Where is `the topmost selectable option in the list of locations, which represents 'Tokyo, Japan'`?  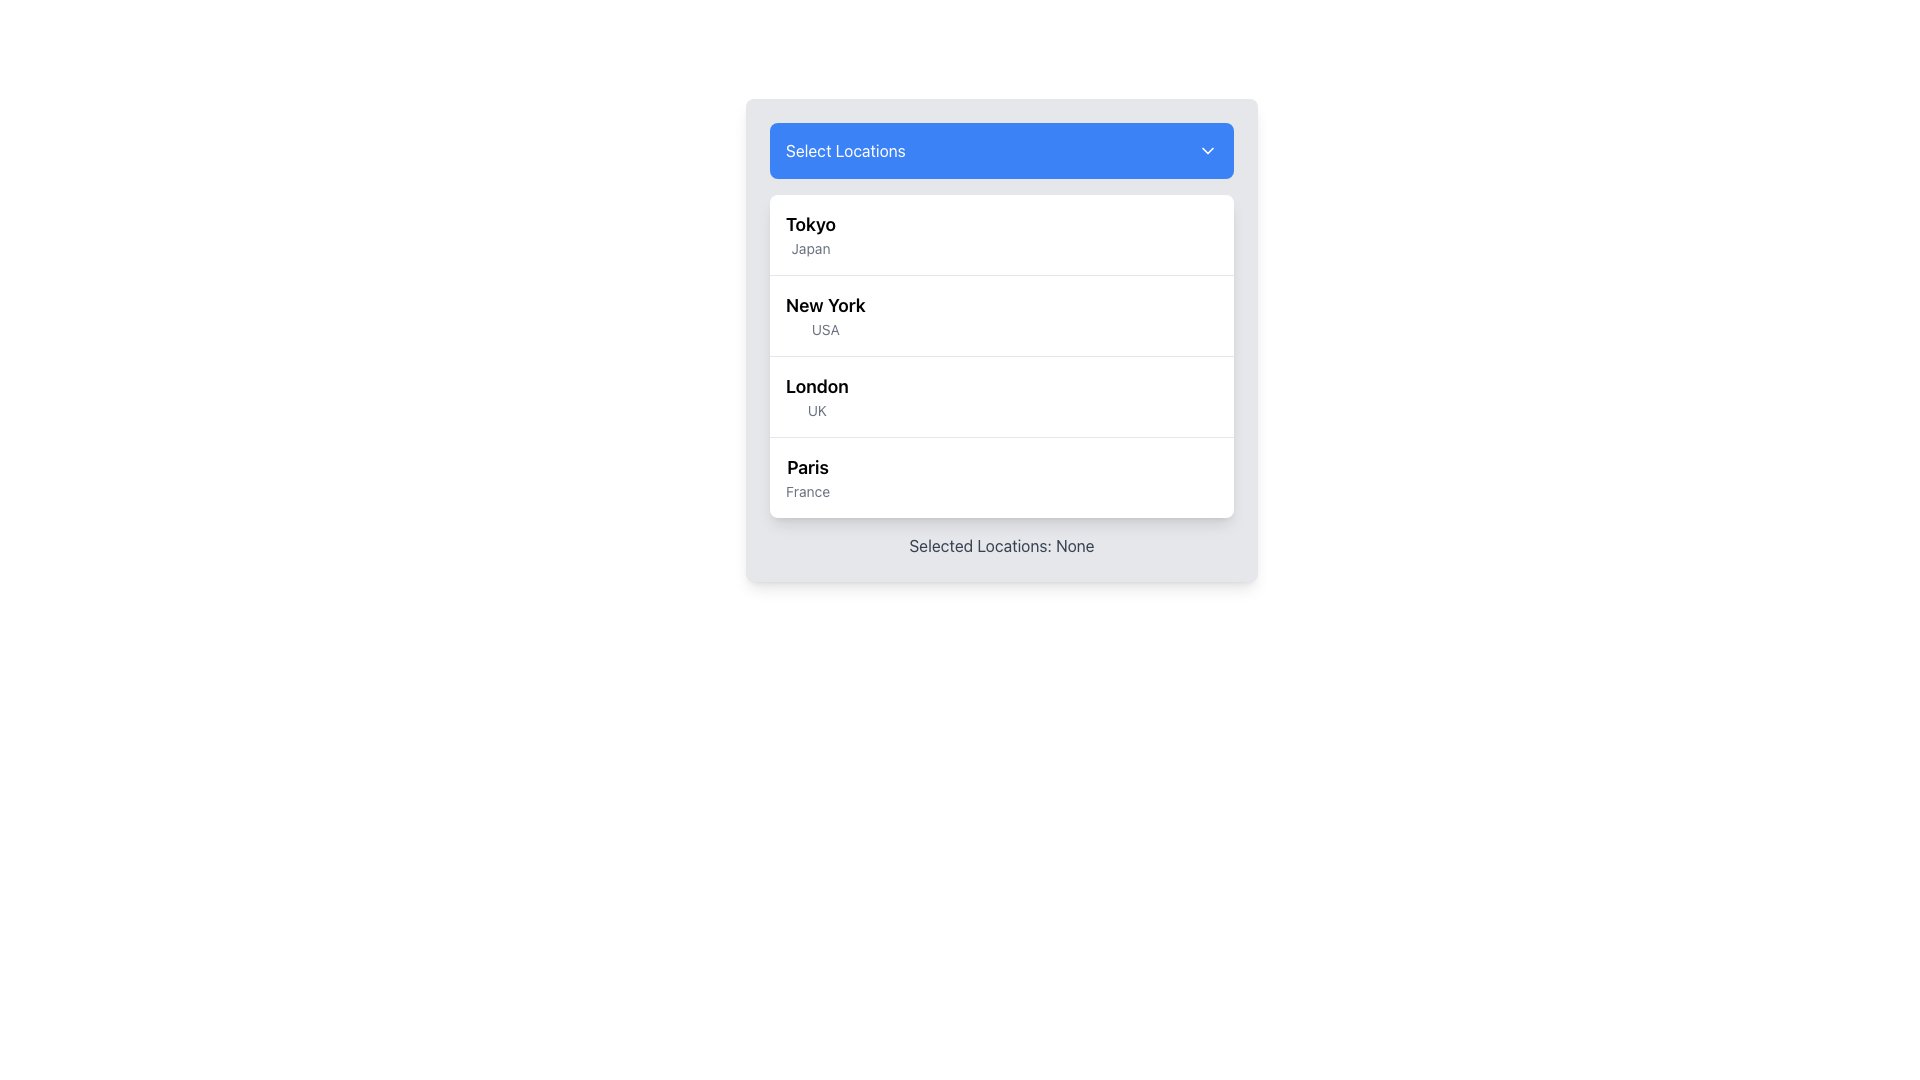
the topmost selectable option in the list of locations, which represents 'Tokyo, Japan' is located at coordinates (811, 234).